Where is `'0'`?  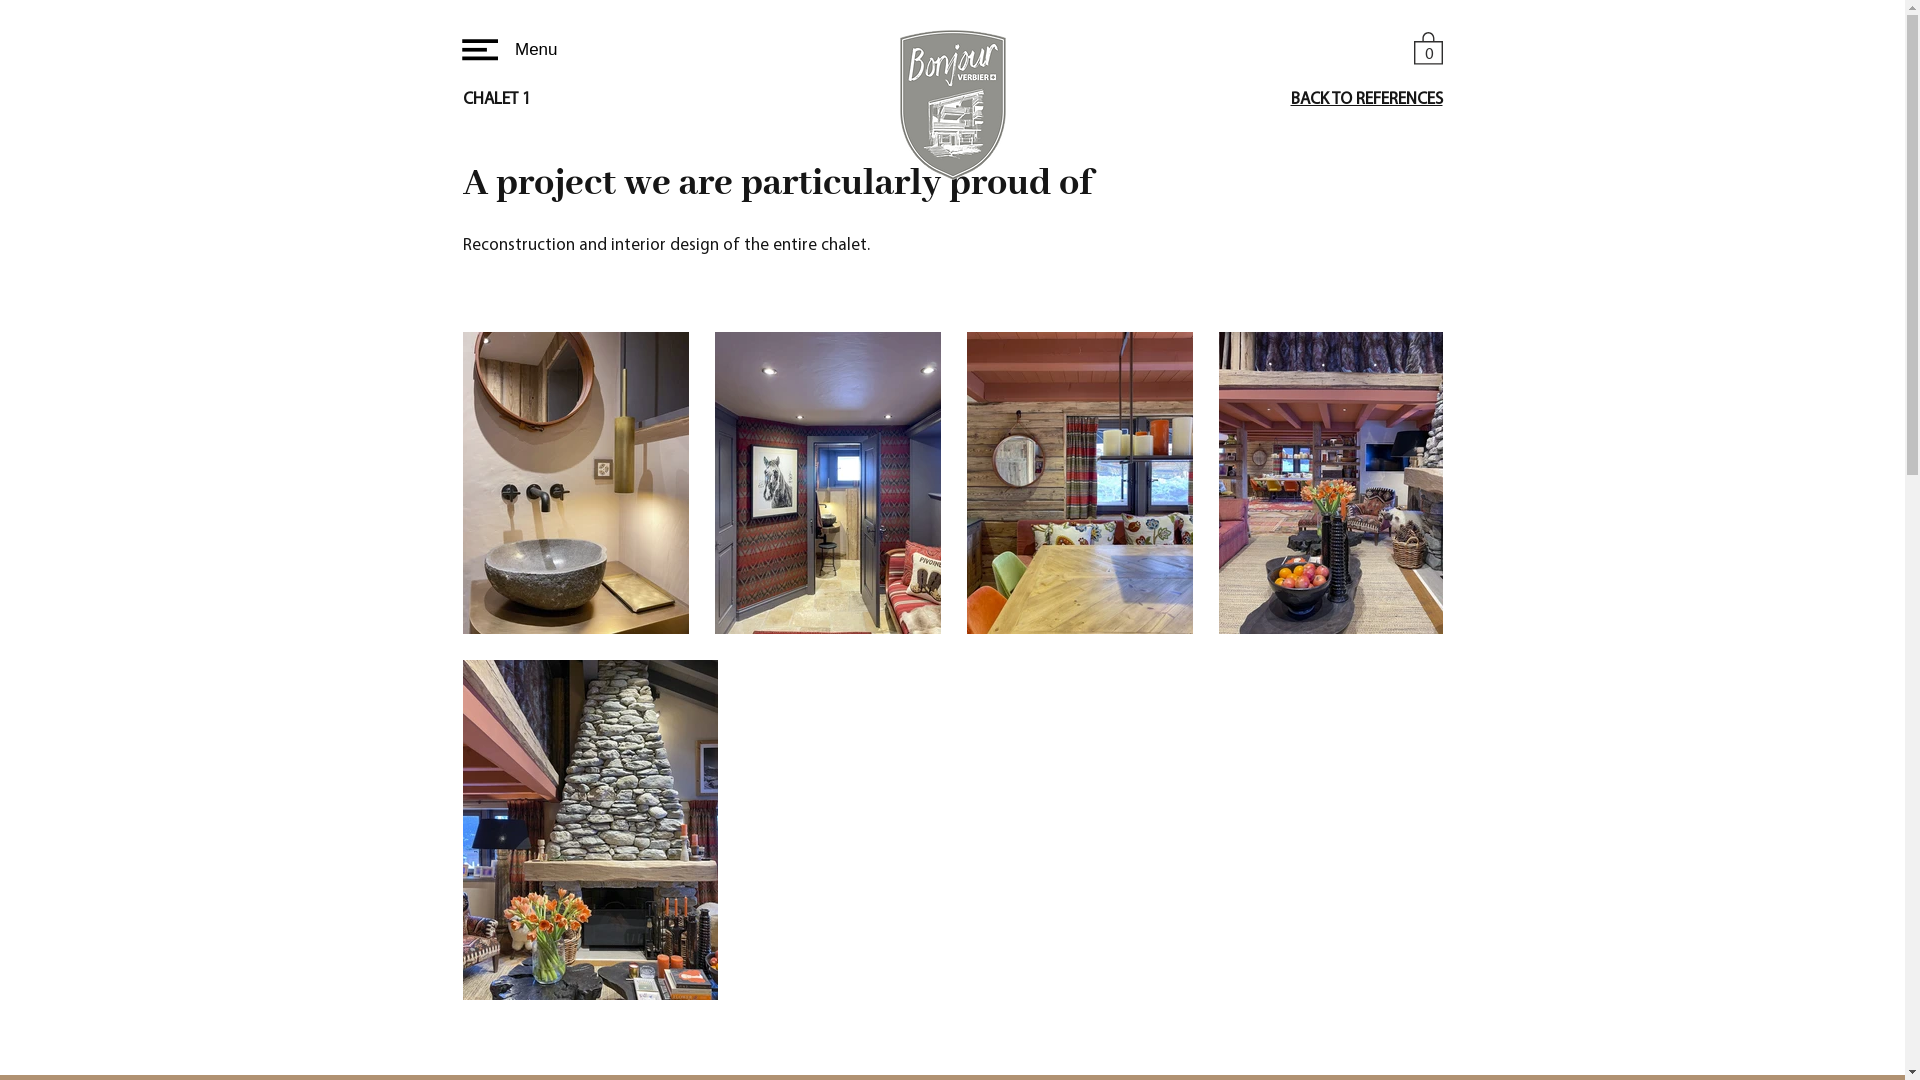
'0' is located at coordinates (1427, 46).